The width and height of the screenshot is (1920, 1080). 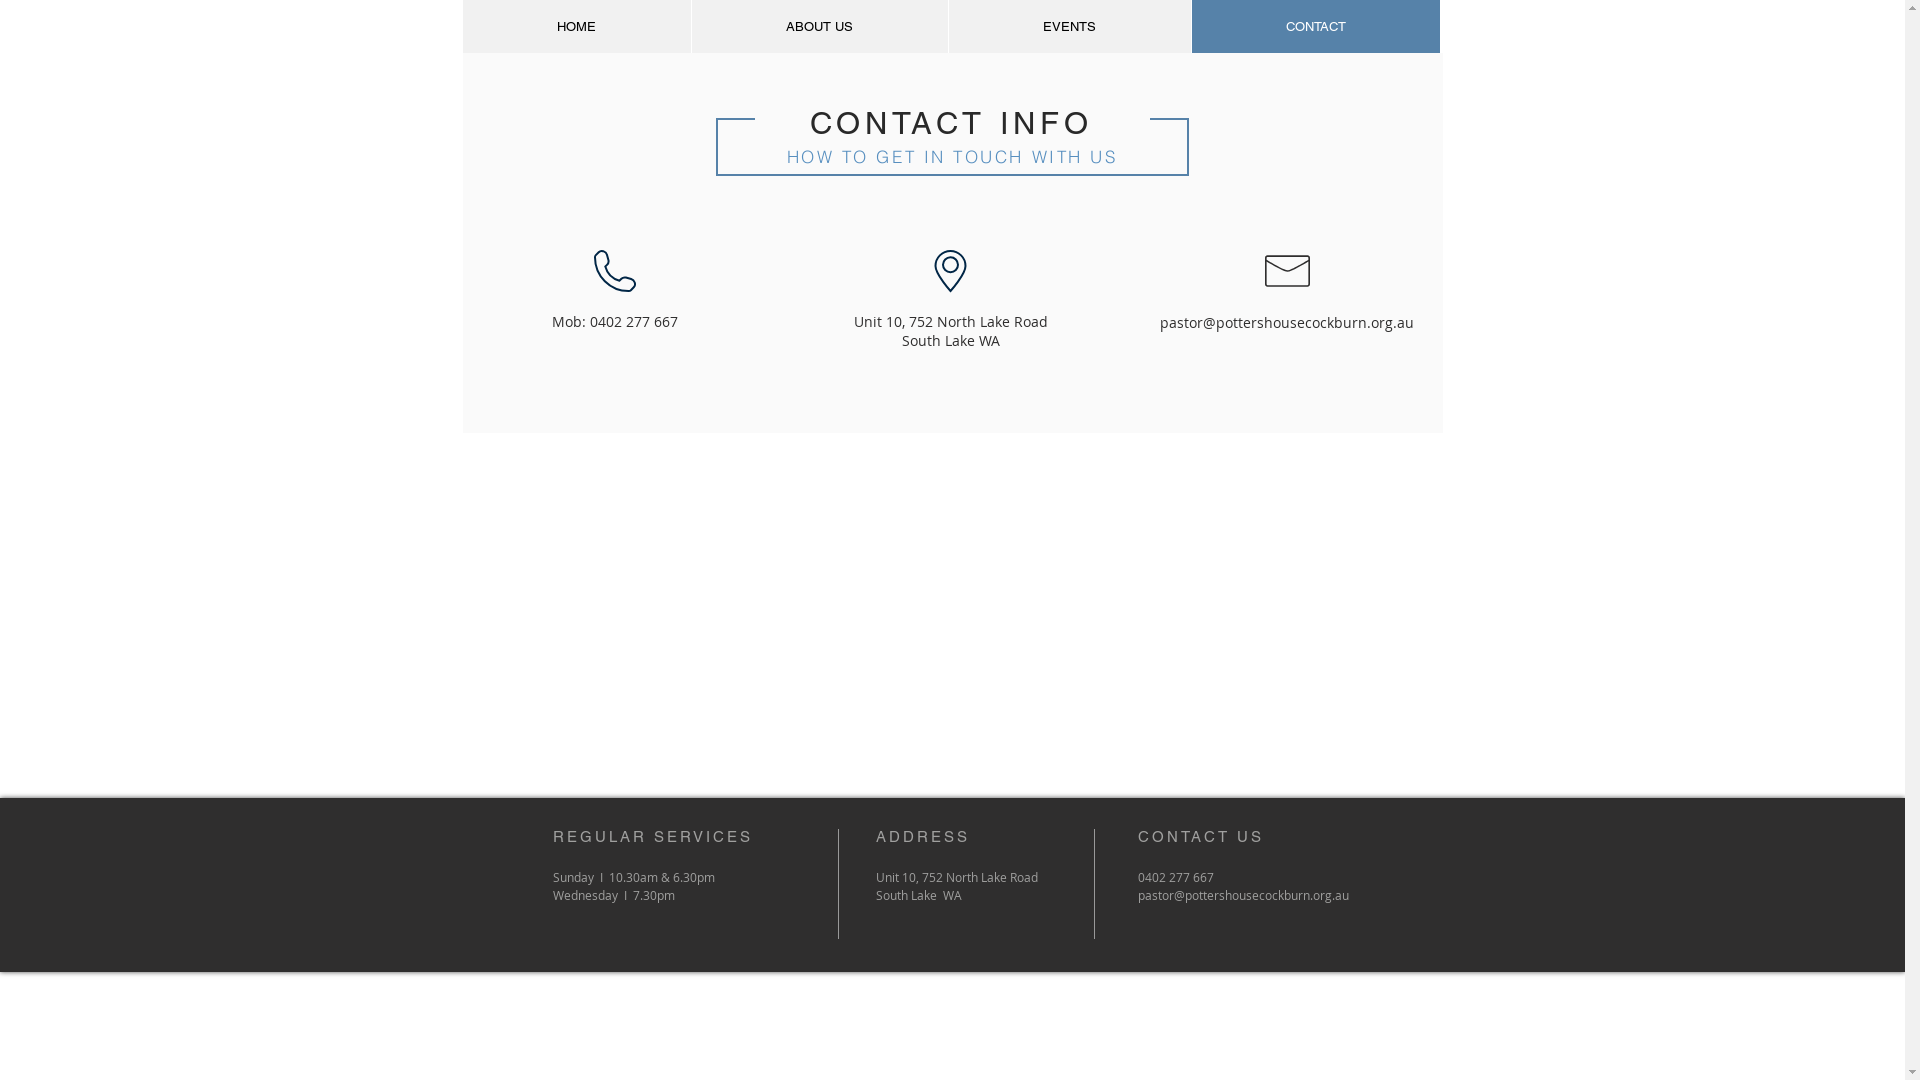 I want to click on 'CONTACT', so click(x=1314, y=26).